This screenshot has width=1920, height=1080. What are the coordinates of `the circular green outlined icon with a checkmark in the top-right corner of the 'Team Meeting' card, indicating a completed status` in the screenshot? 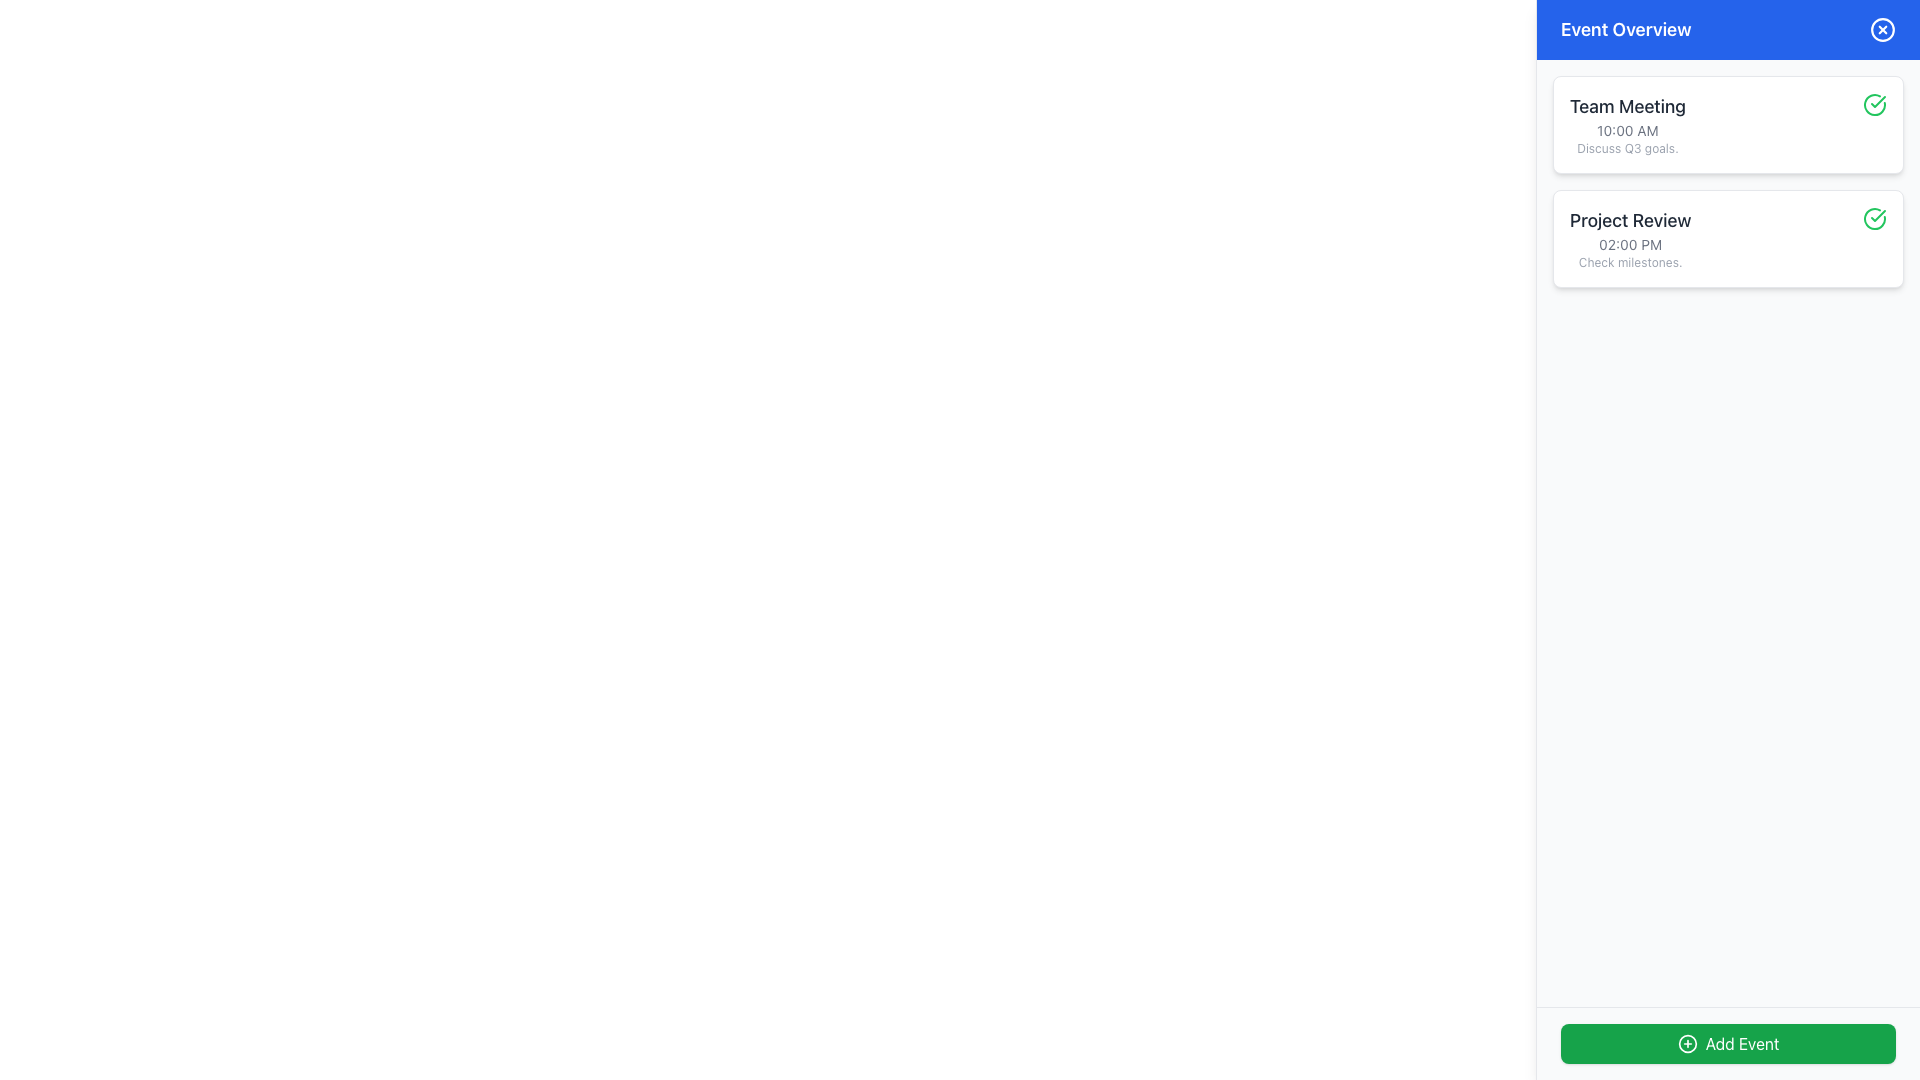 It's located at (1874, 104).